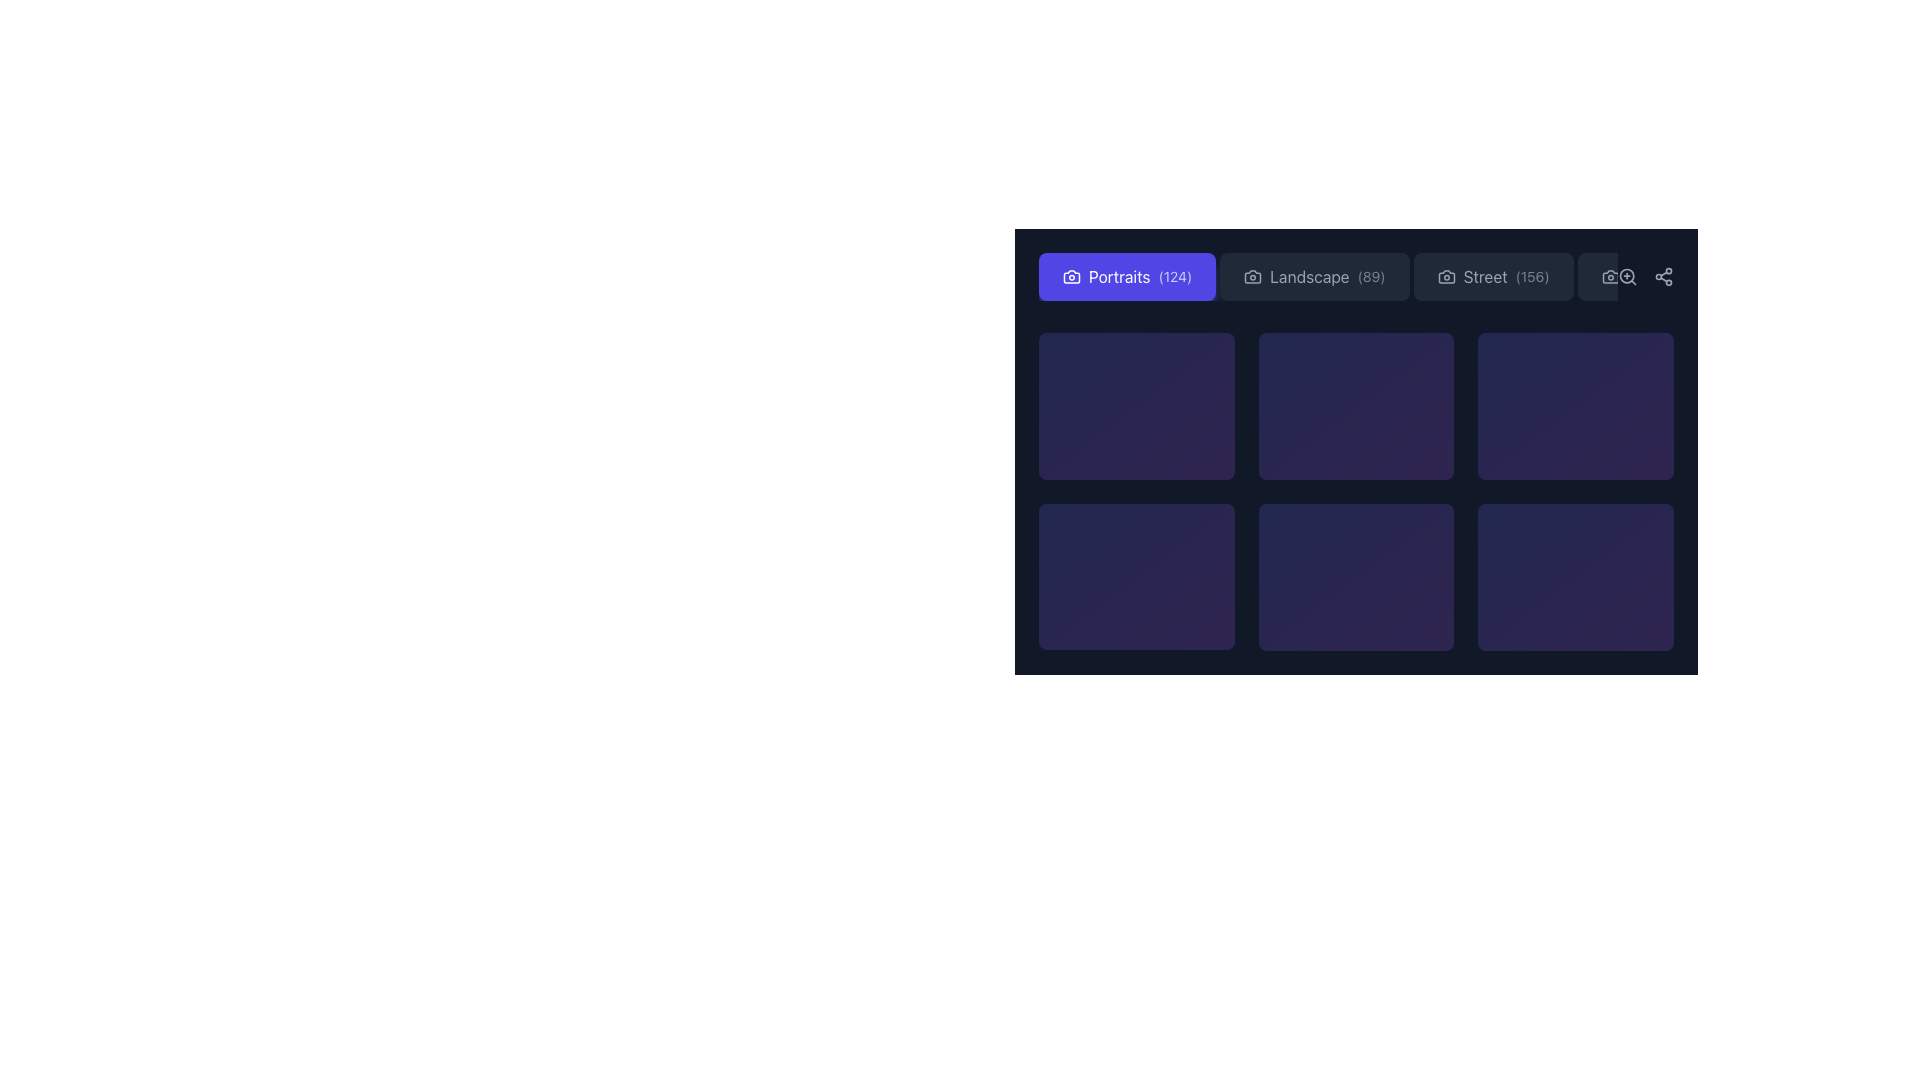  What do you see at coordinates (1175, 277) in the screenshot?
I see `the text label indicating the quantity of items available in the 'Portraits' category, located to the right of the text 'Portraits' within the category buttons at the top of the interface` at bounding box center [1175, 277].